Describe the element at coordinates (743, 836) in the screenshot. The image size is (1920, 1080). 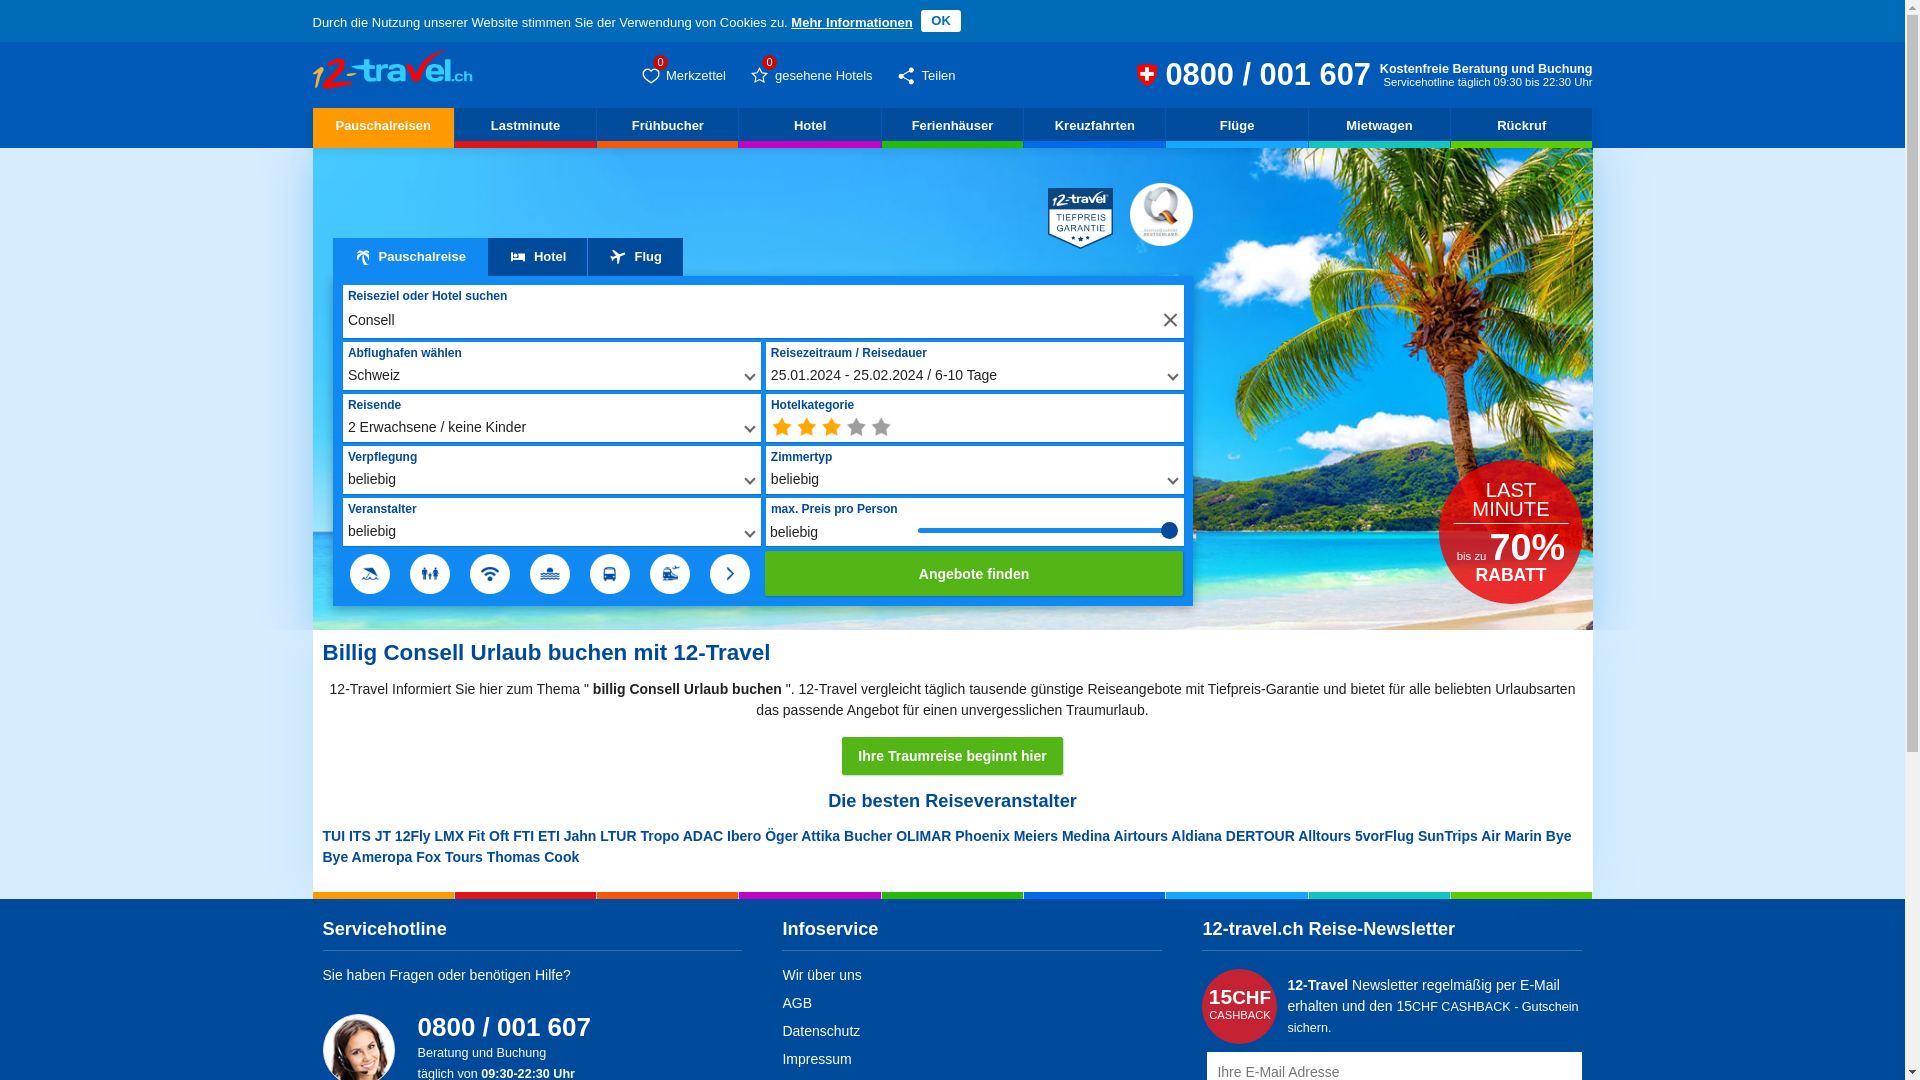
I see `'Ibero'` at that location.